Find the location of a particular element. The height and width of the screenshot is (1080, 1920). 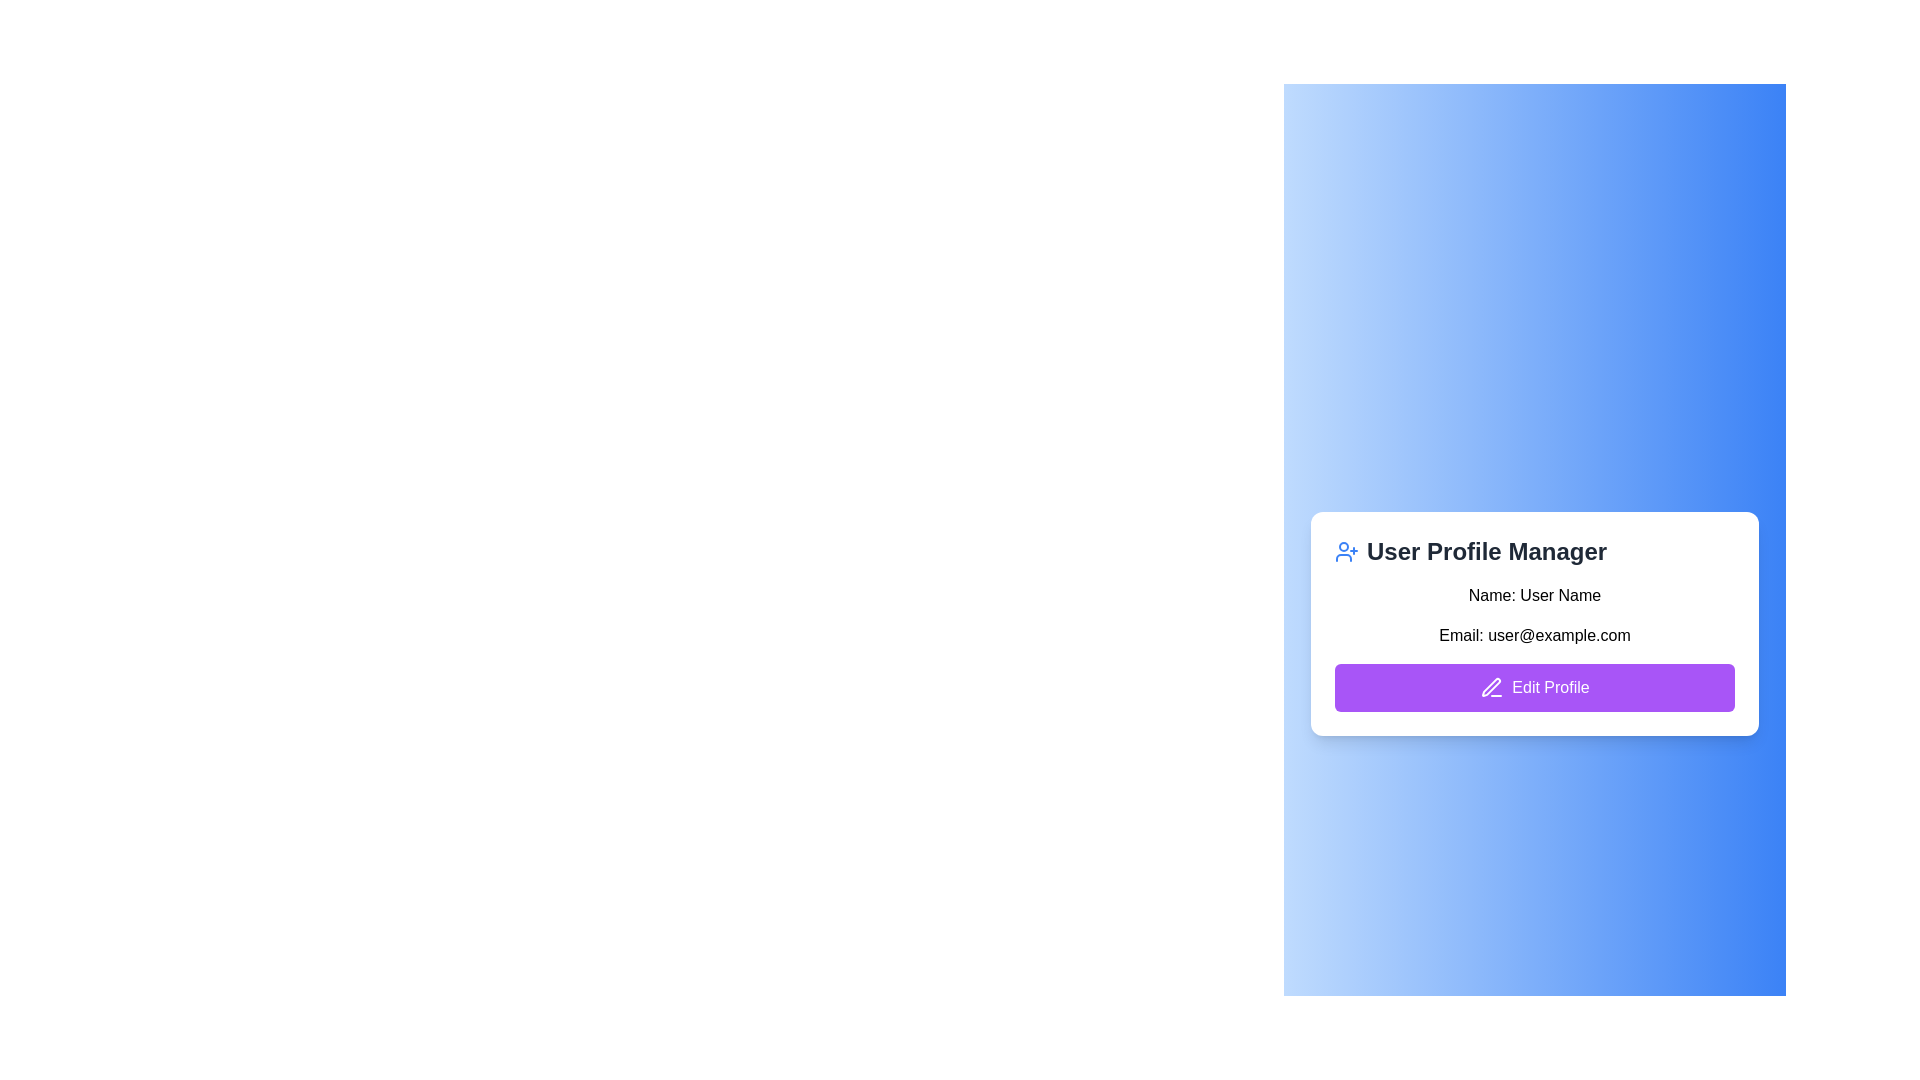

the text label 'Email:' that identifies the associated email address 'user@example.com' is located at coordinates (1461, 635).